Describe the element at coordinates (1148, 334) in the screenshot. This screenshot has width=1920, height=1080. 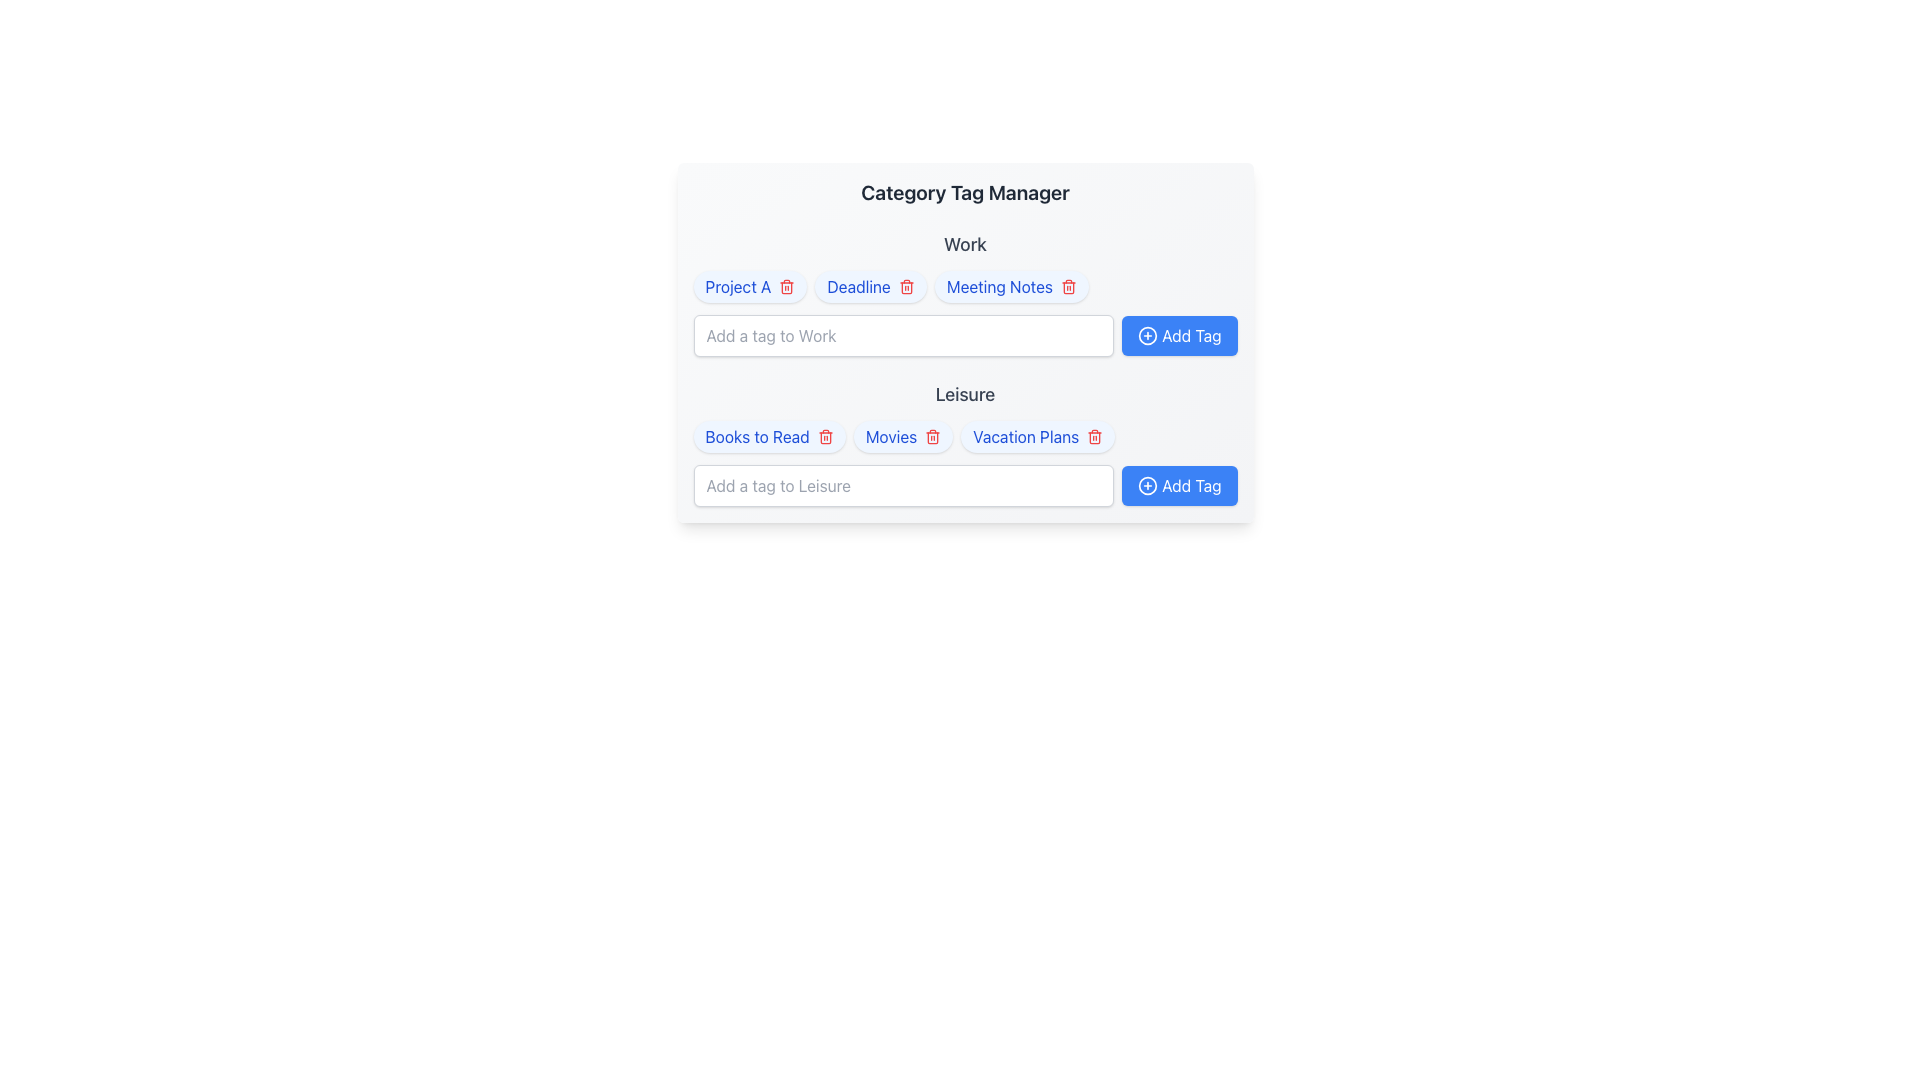
I see `the circular 'Add Tag' icon with a plus symbol, located to the left of the button's text in the 'Work' category section` at that location.